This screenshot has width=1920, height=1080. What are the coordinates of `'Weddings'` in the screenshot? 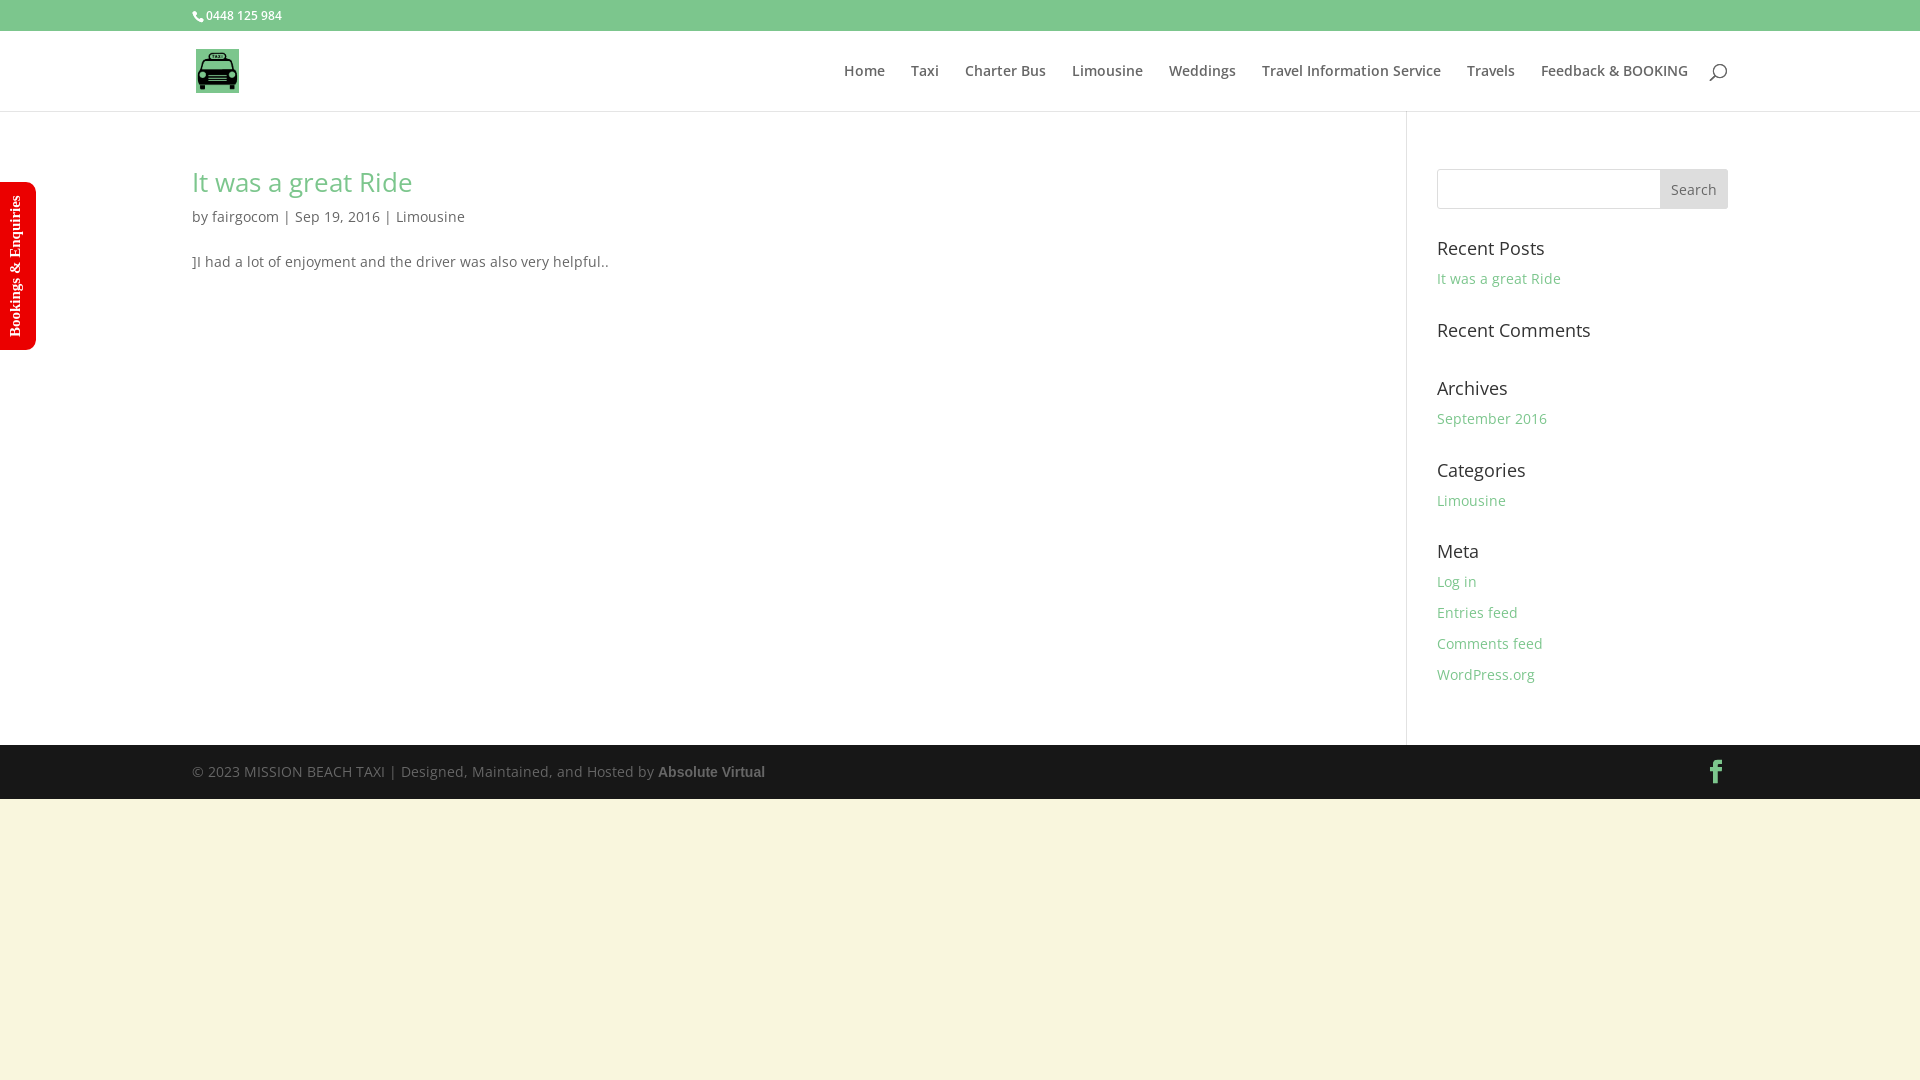 It's located at (1169, 86).